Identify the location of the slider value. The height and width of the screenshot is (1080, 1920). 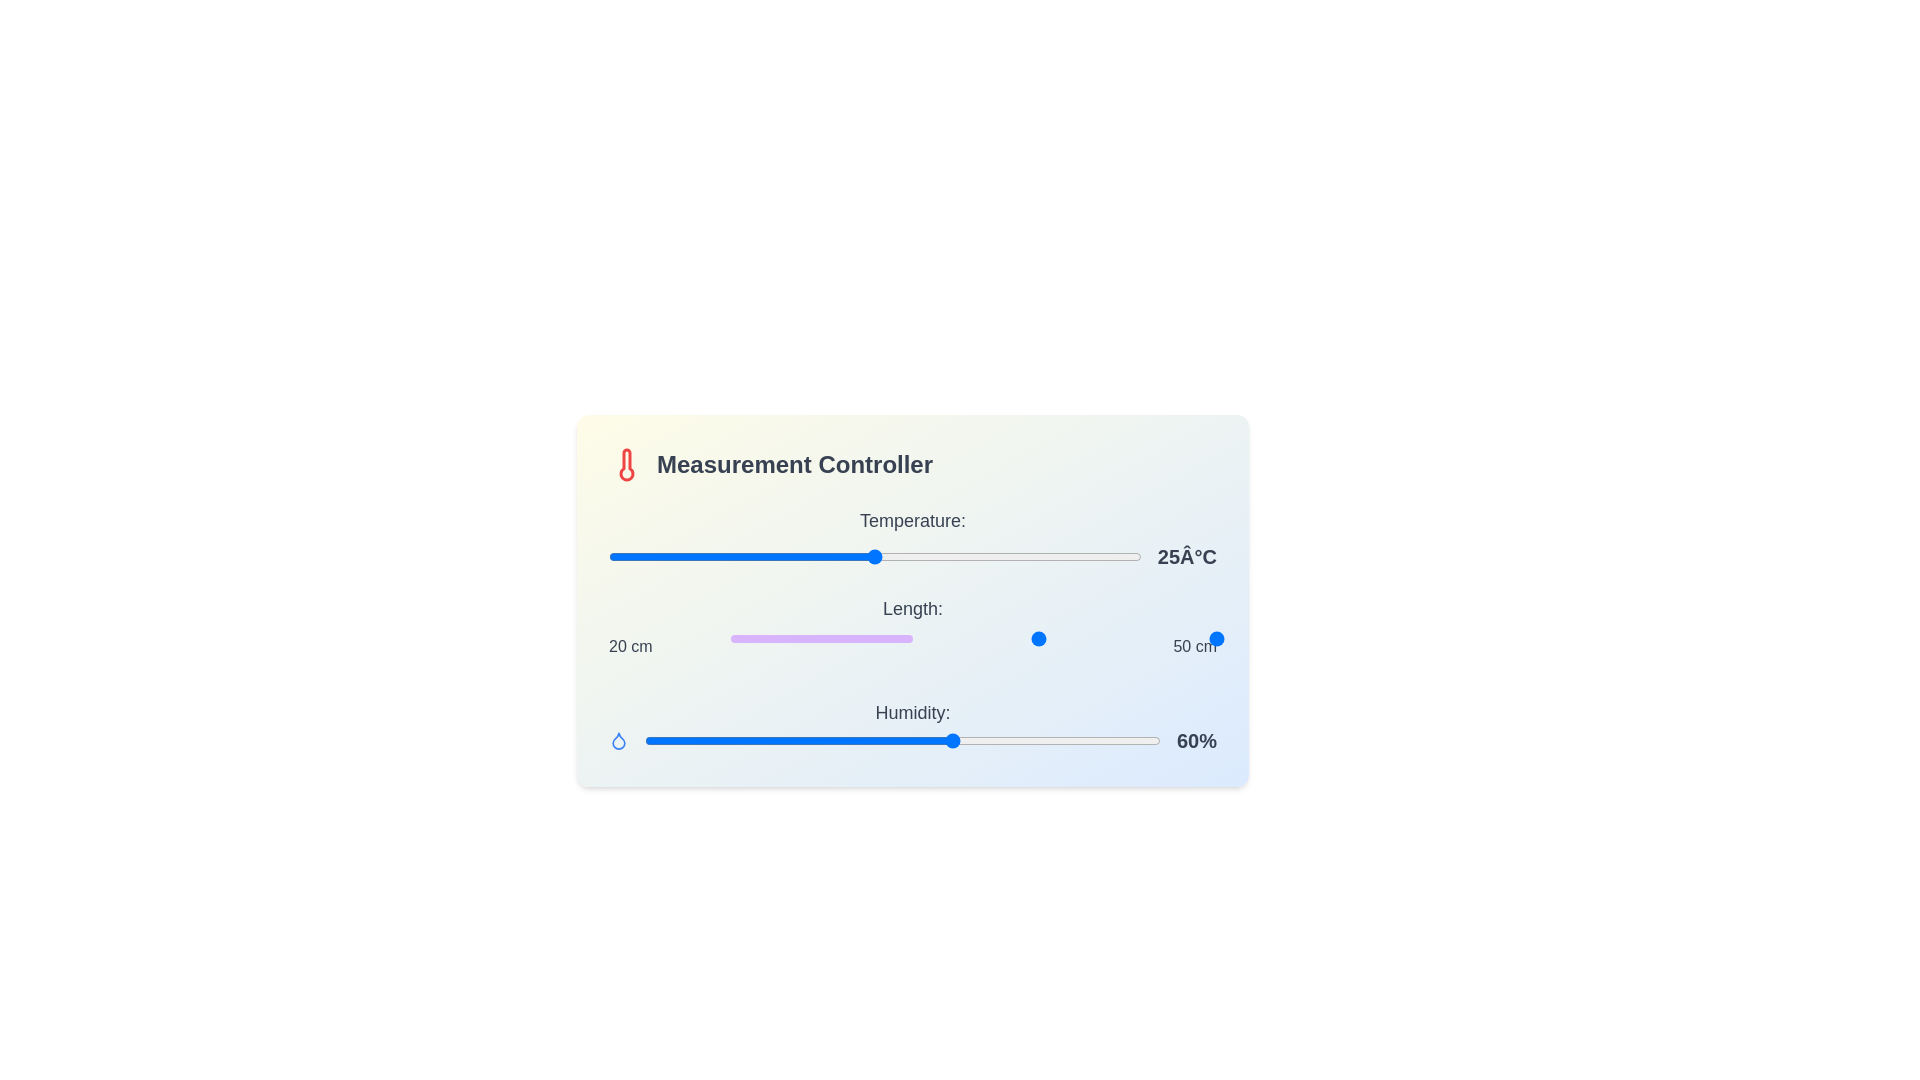
(924, 639).